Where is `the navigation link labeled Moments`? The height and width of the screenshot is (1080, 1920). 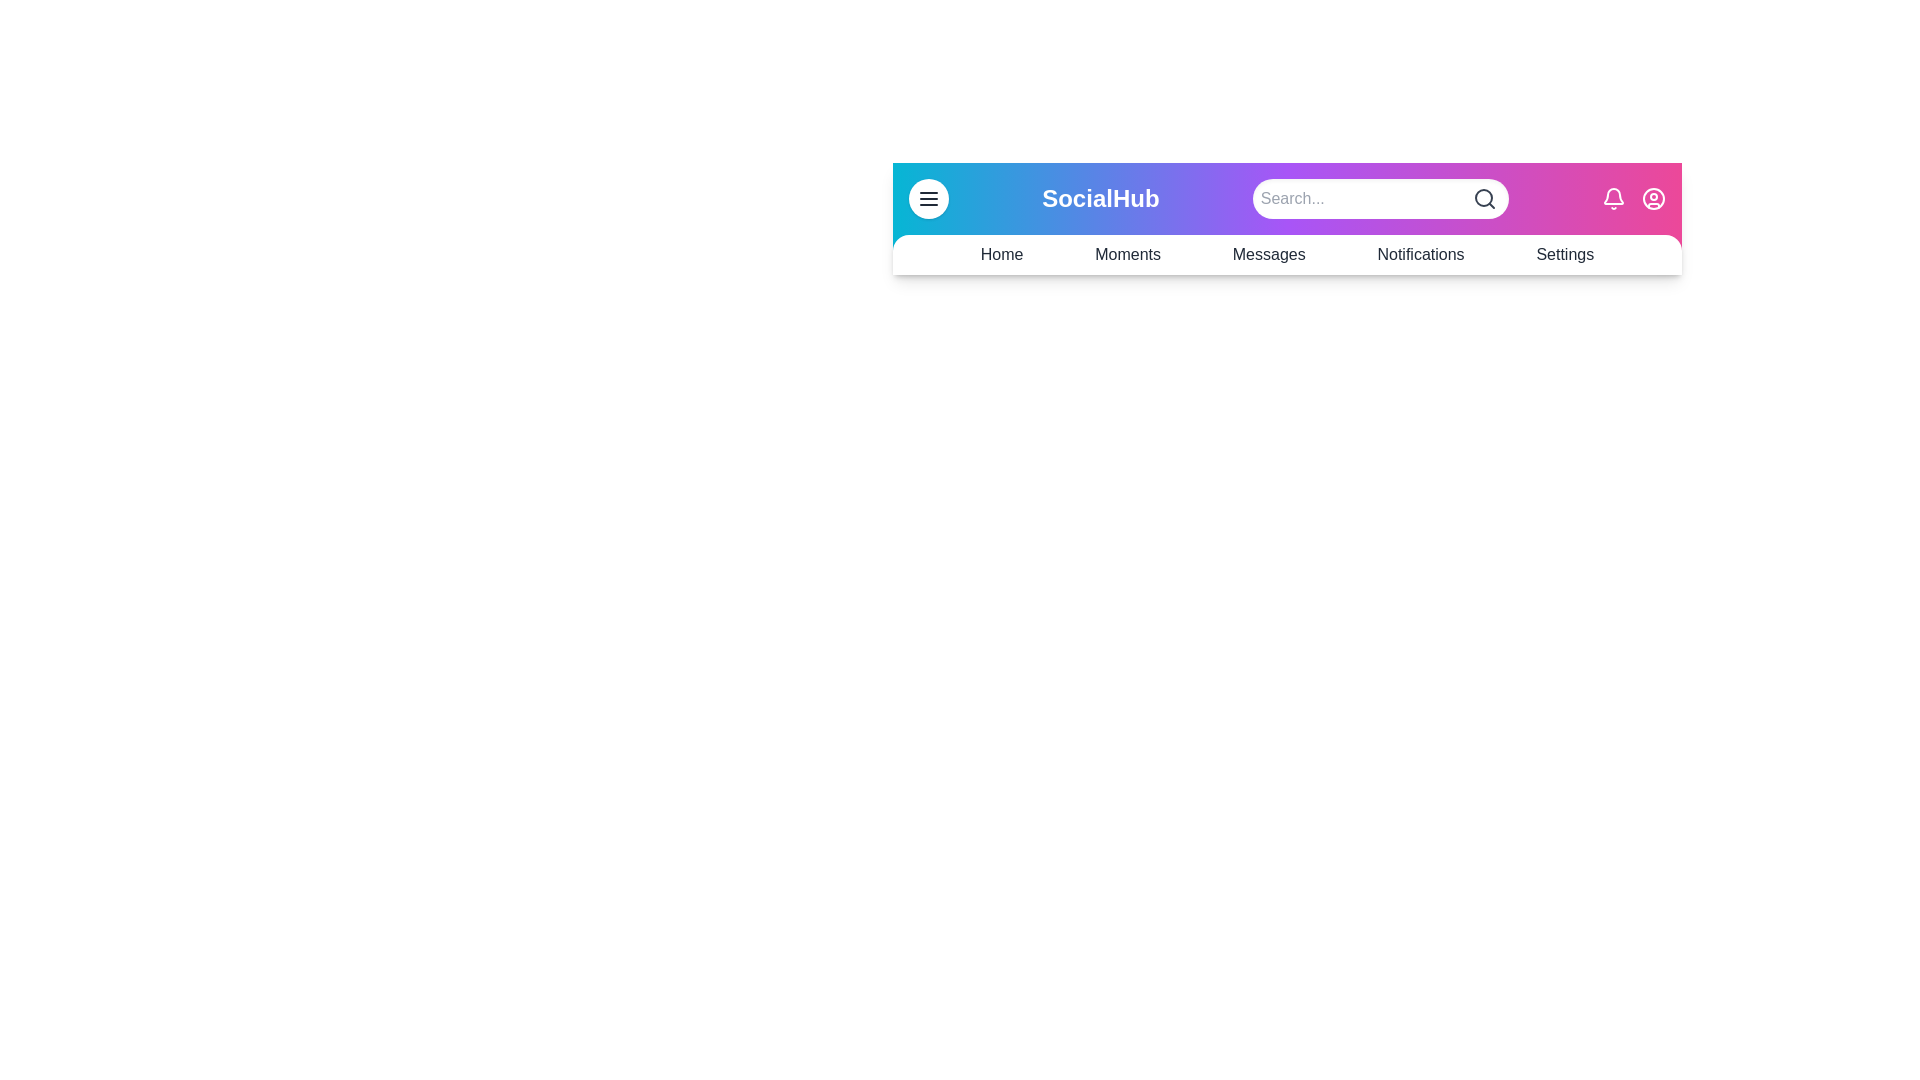
the navigation link labeled Moments is located at coordinates (1128, 253).